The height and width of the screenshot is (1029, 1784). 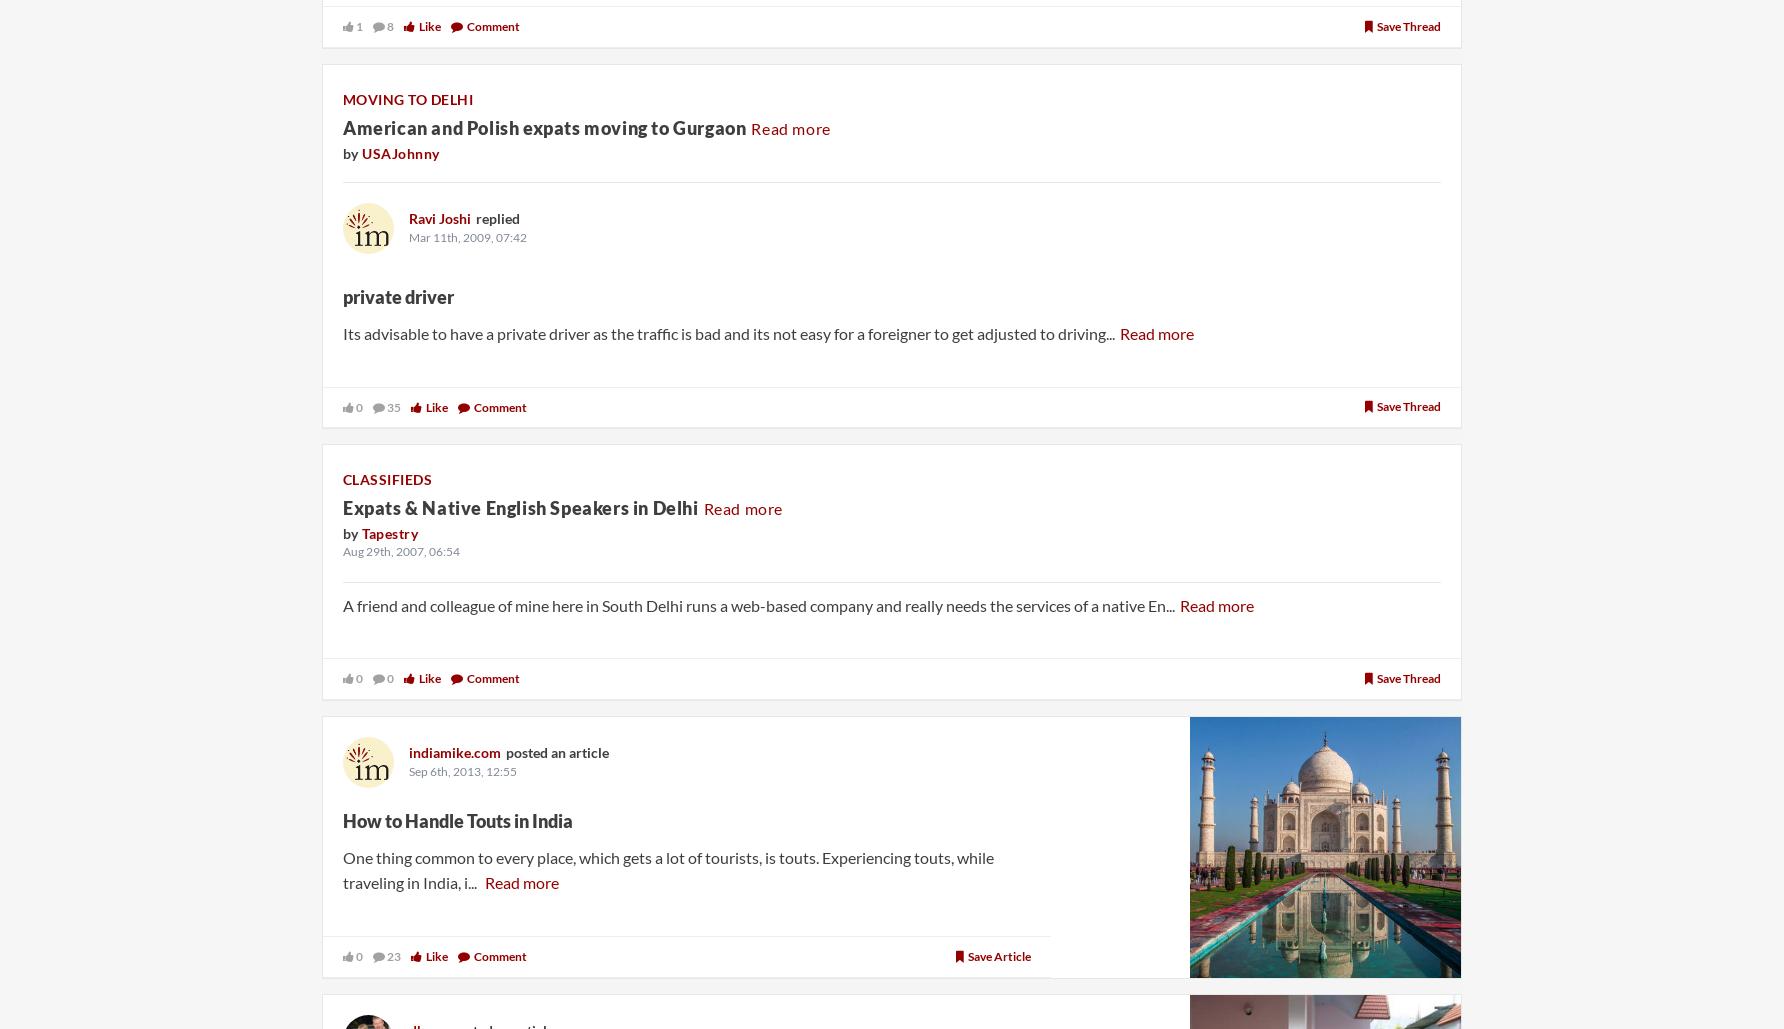 I want to click on 'Aug 29th, 2007, 06:54', so click(x=400, y=550).